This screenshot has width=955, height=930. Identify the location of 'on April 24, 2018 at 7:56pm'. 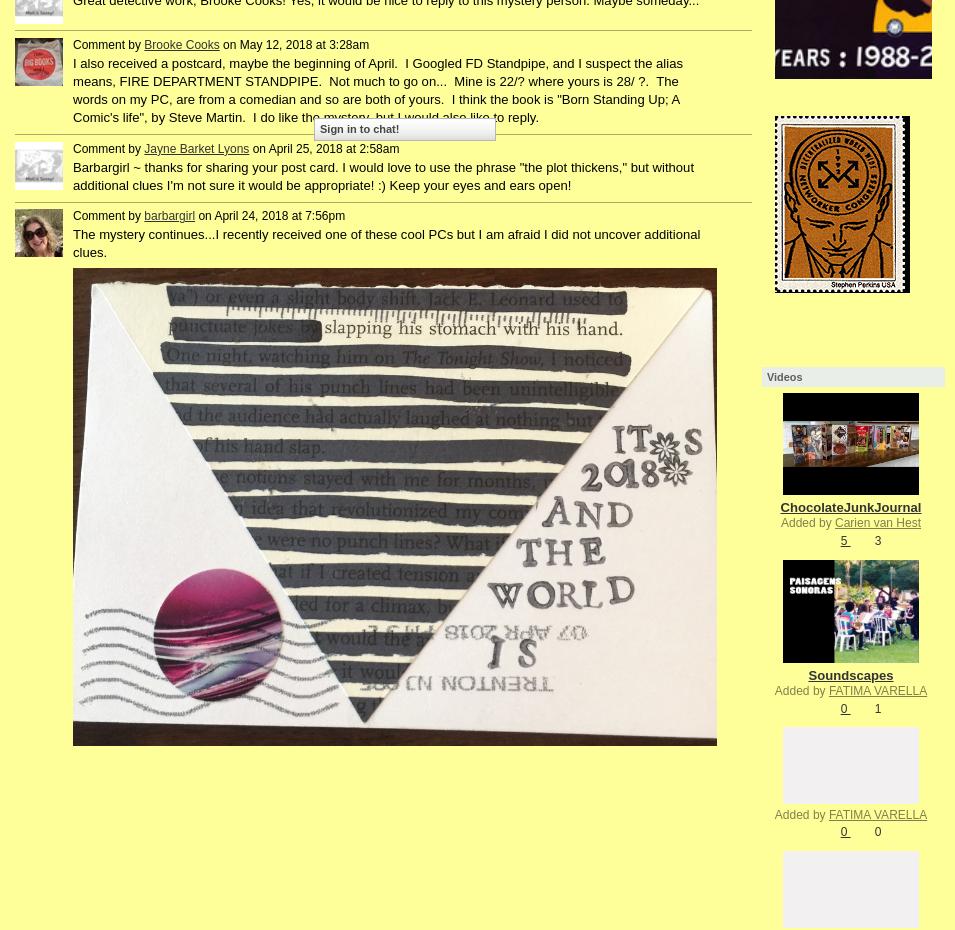
(269, 215).